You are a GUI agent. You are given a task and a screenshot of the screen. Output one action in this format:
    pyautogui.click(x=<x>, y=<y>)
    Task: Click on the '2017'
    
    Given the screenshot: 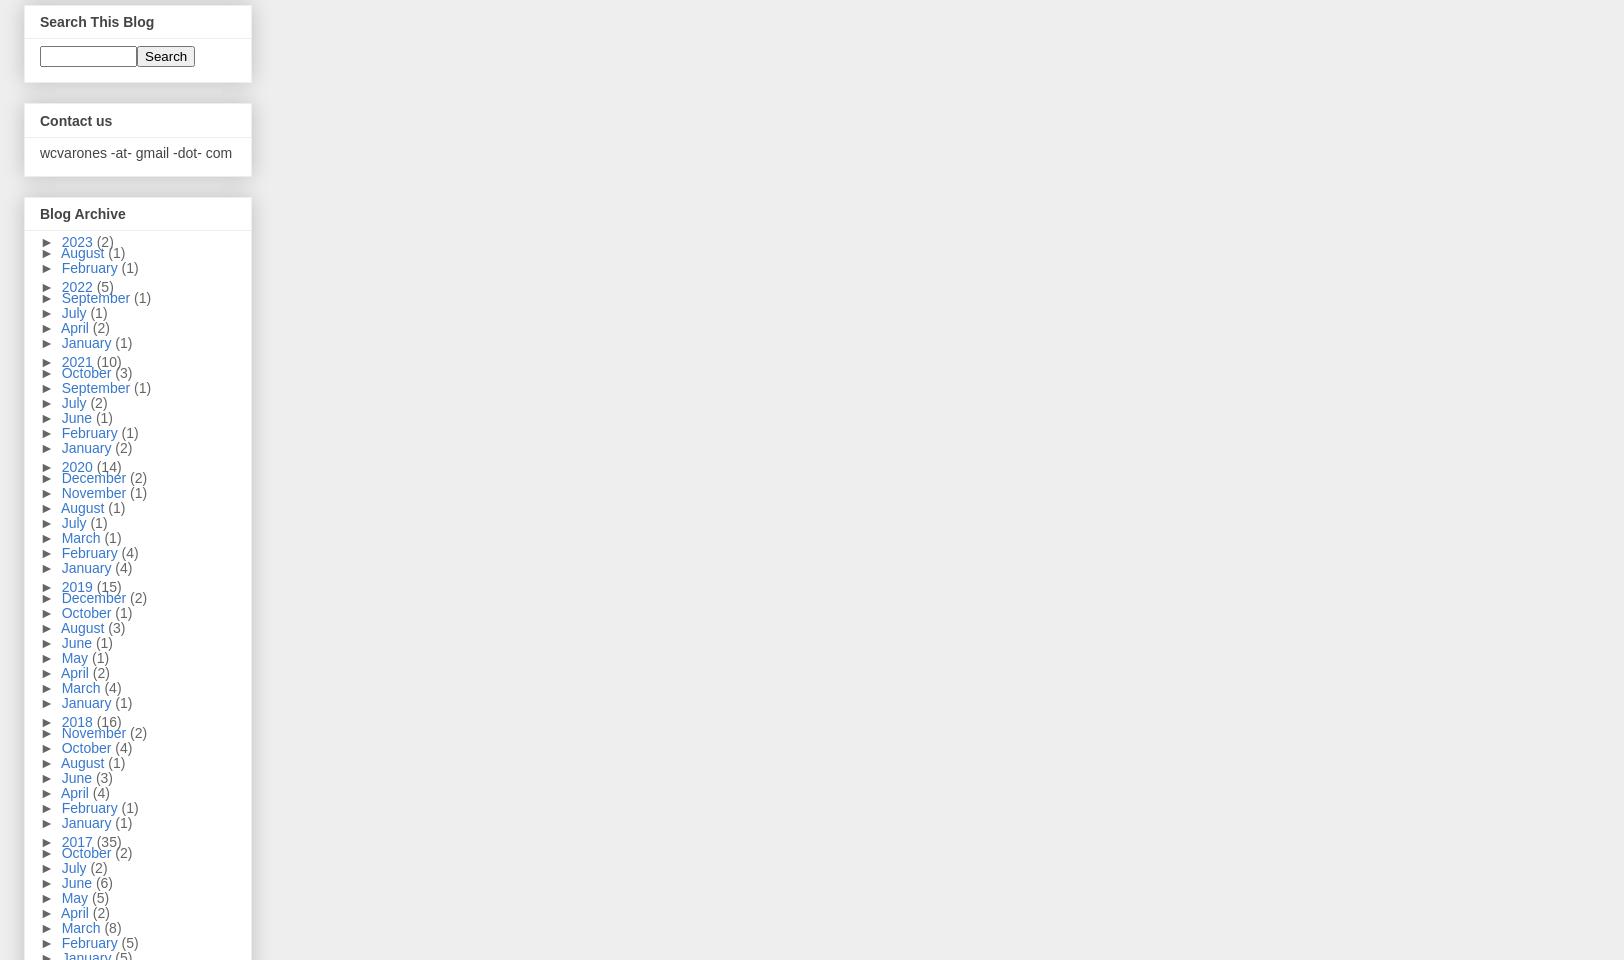 What is the action you would take?
    pyautogui.click(x=78, y=840)
    